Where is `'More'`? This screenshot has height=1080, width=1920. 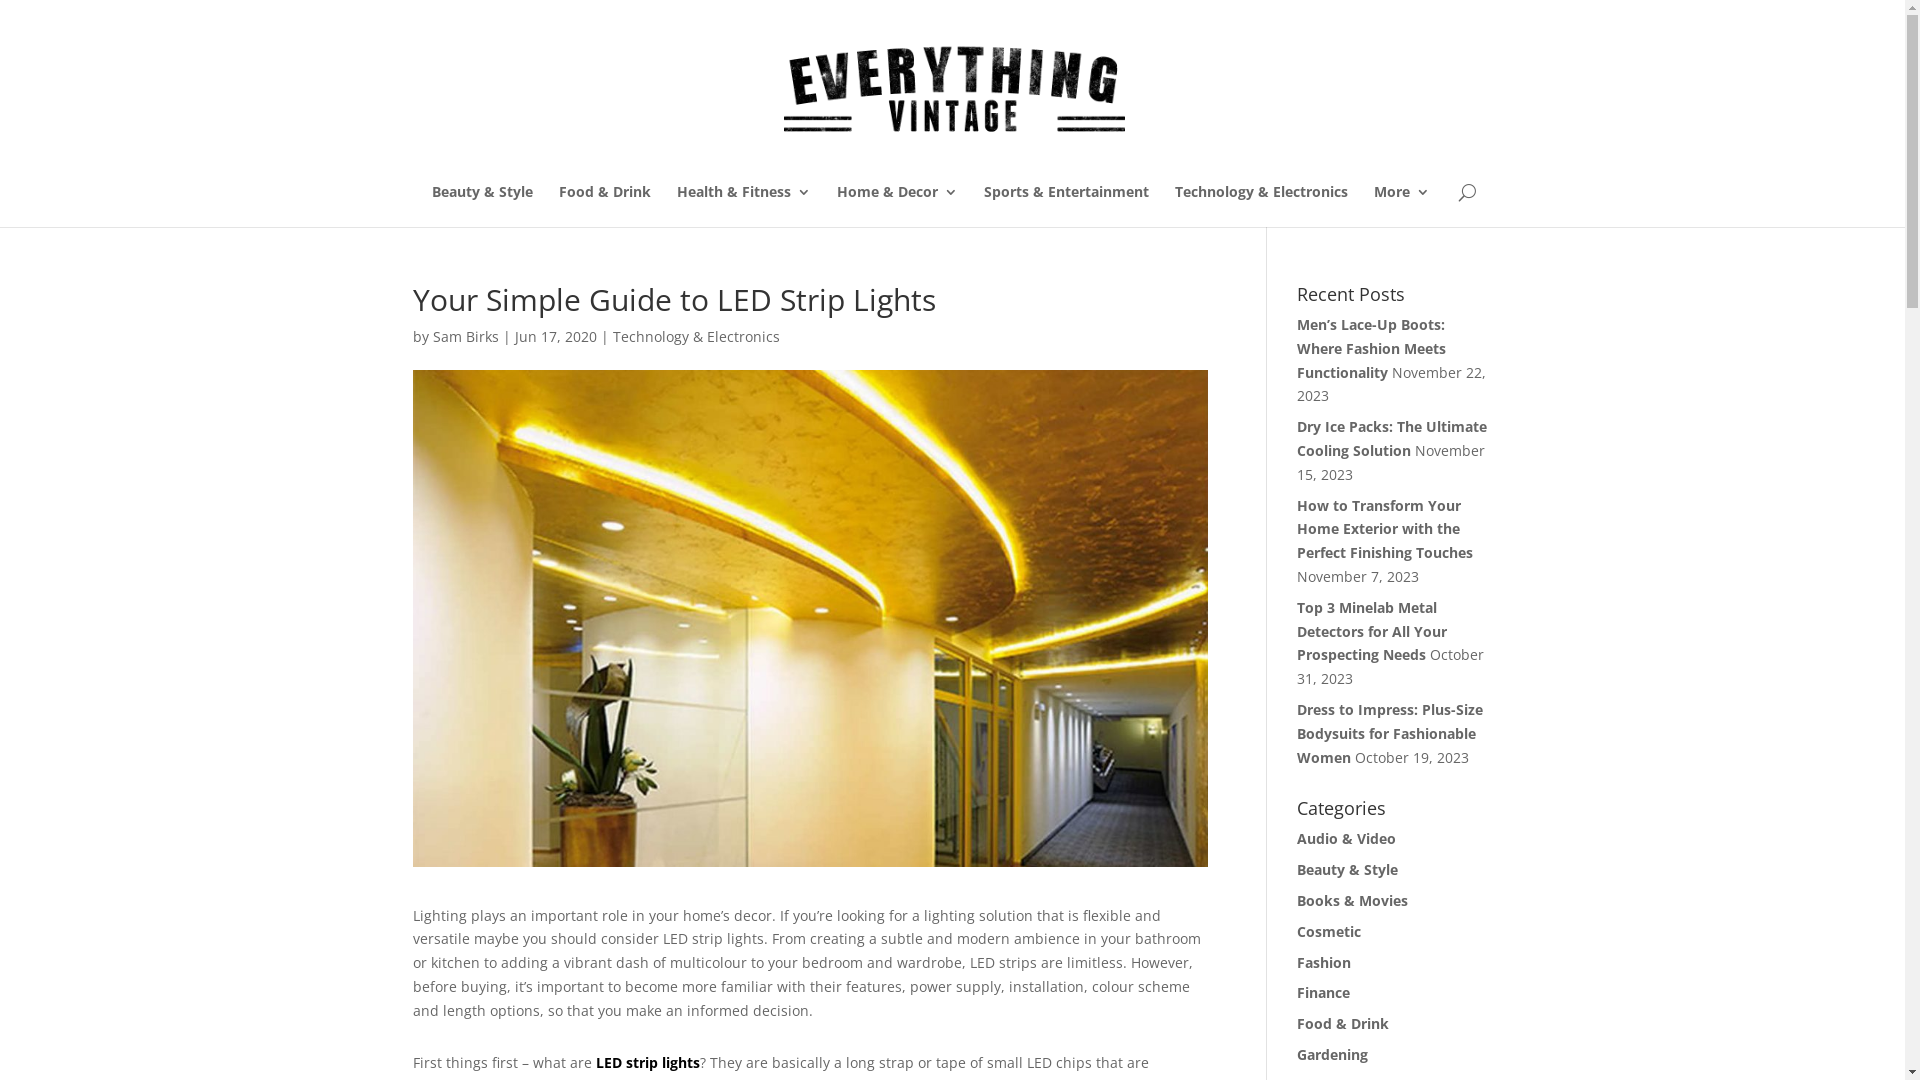
'More' is located at coordinates (1400, 205).